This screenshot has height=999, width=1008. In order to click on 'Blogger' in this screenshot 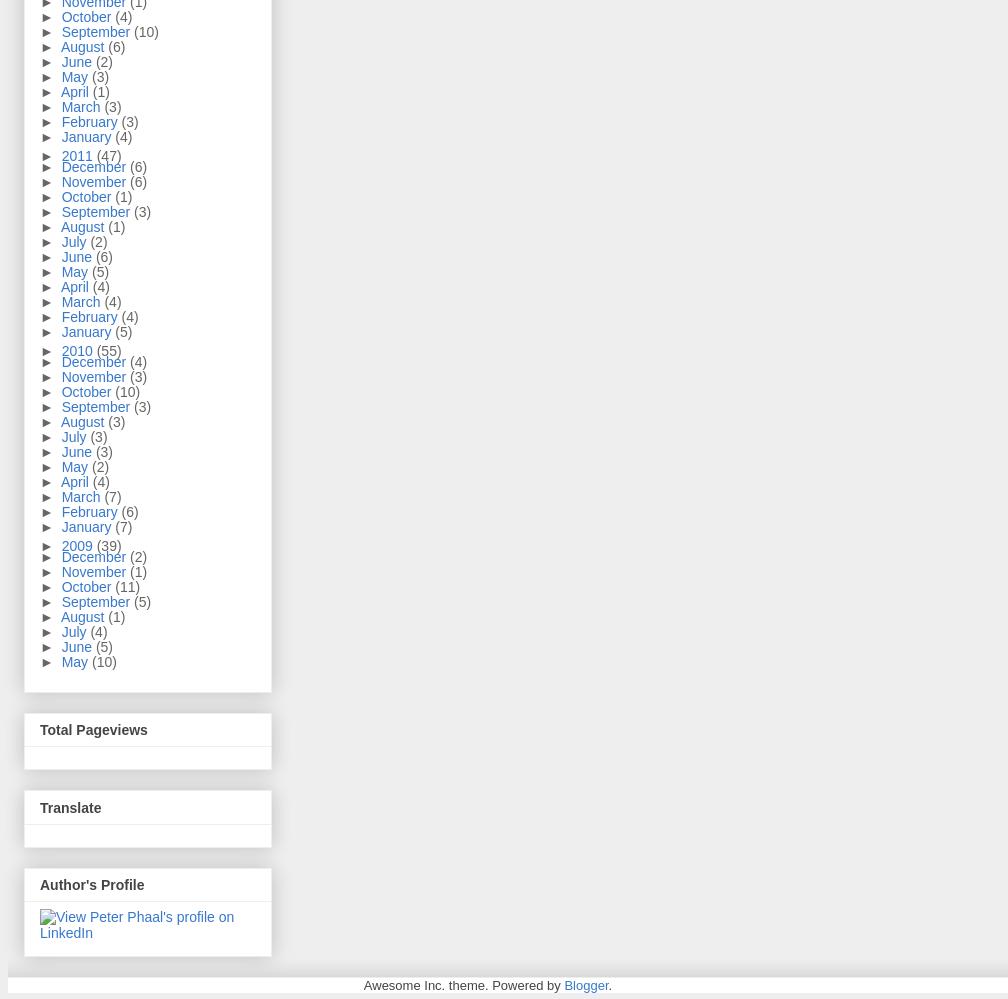, I will do `click(585, 984)`.